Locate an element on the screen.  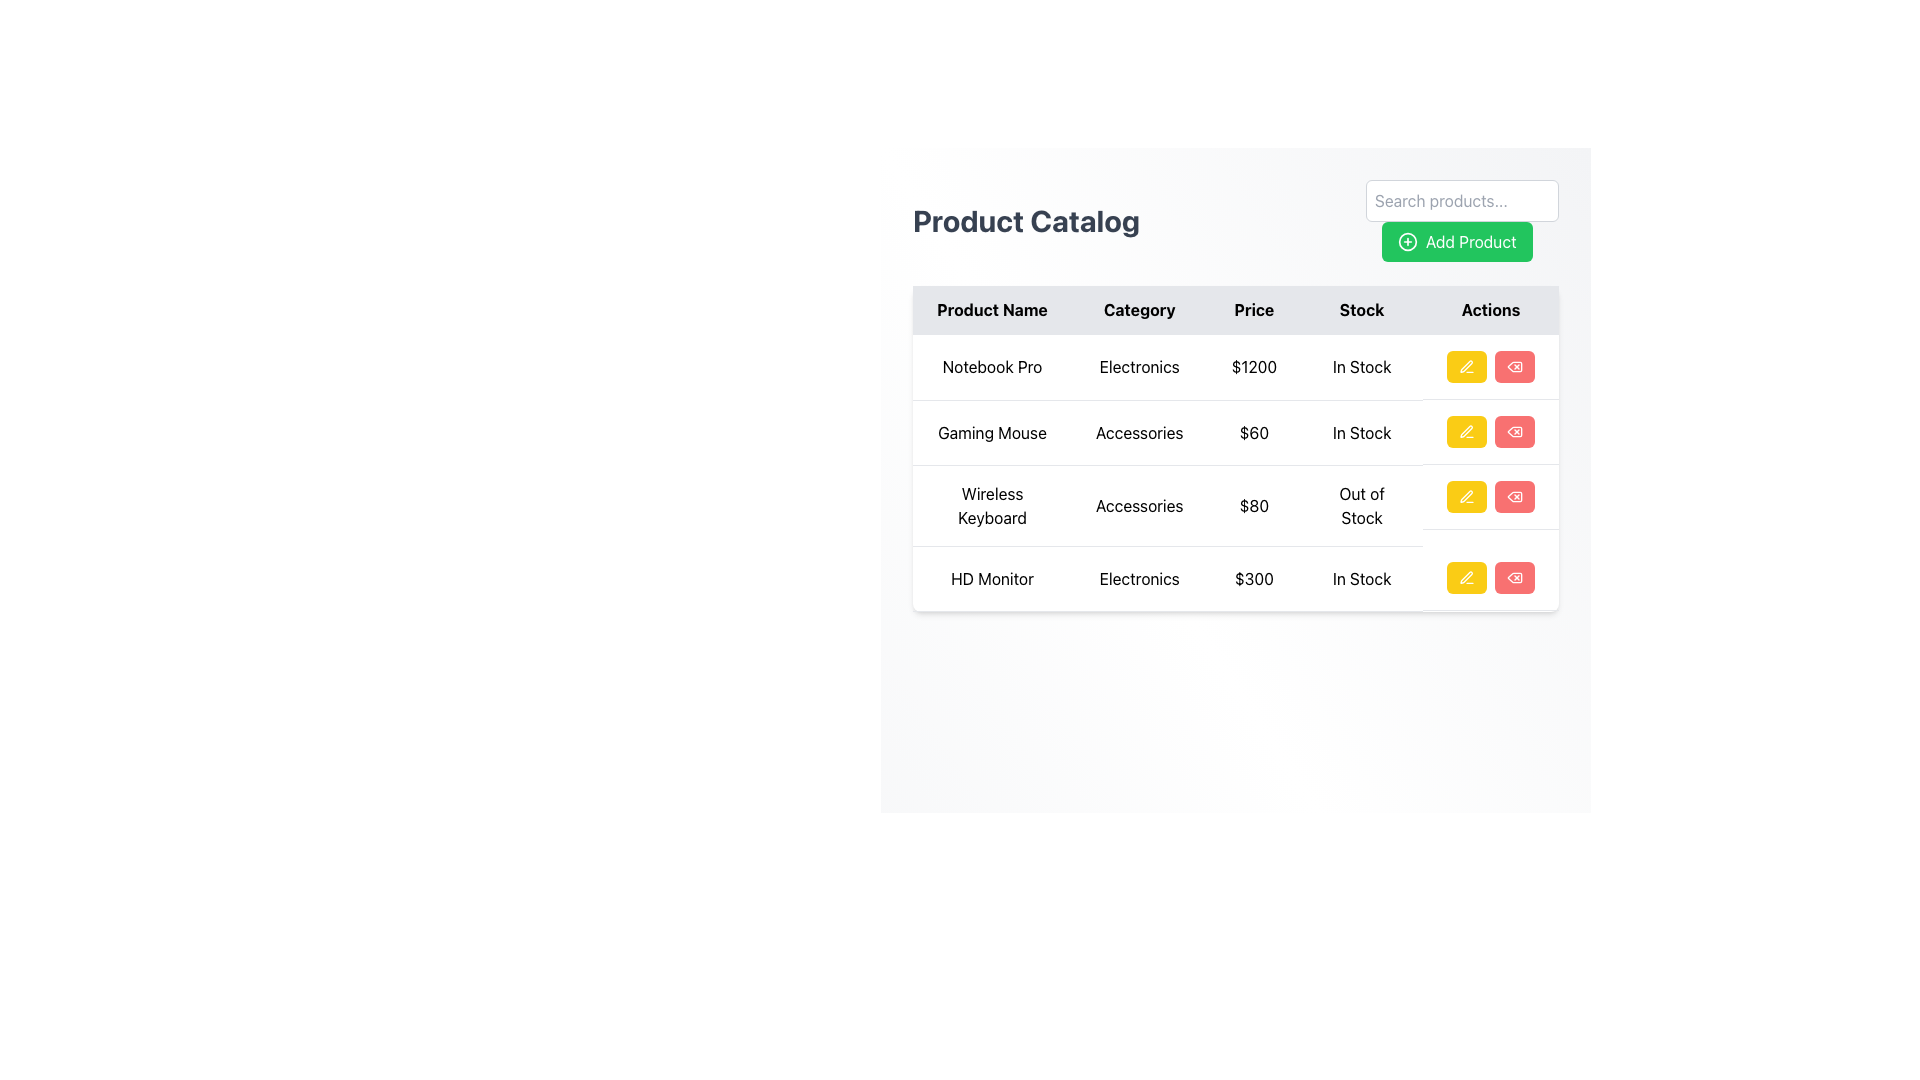
the edit icon button resembling a pen or pencil with a yellow background located on the right side of the 'Wireless Keyboard' product row in the 'Actions' column is located at coordinates (1467, 366).